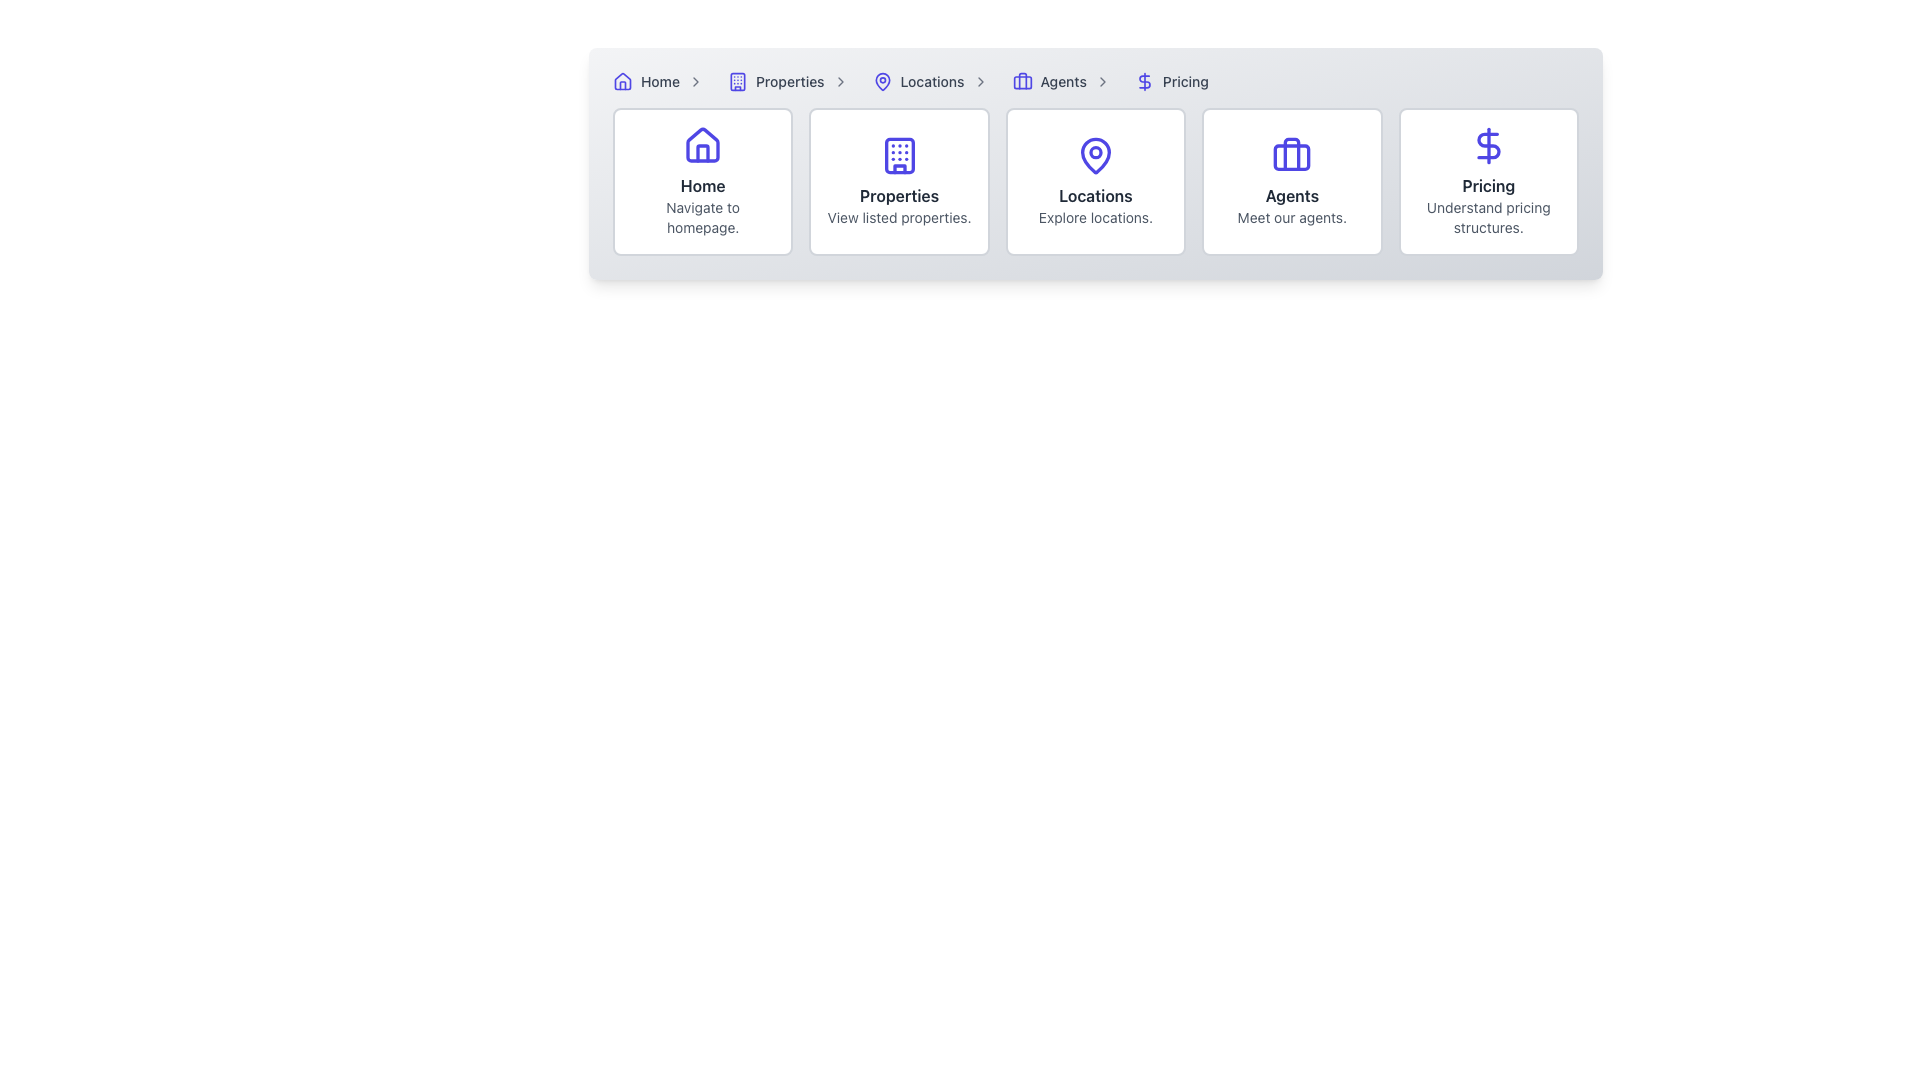  Describe the element at coordinates (1022, 80) in the screenshot. I see `the indigo briefcase icon that represents the 'Agents' section, positioned to the left of the text 'Agents'` at that location.